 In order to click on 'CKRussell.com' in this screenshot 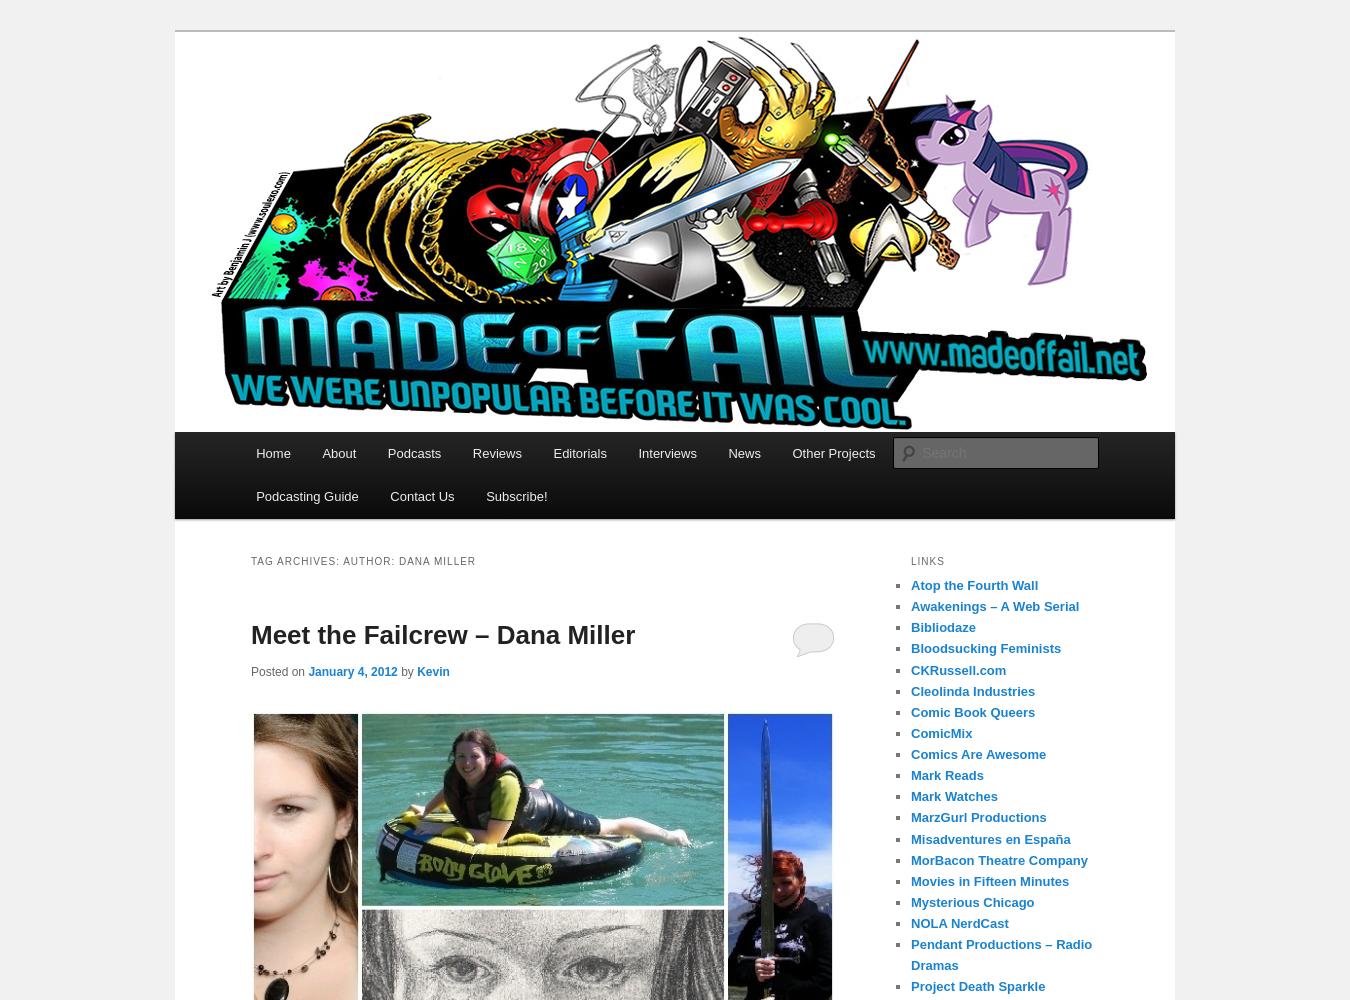, I will do `click(957, 669)`.